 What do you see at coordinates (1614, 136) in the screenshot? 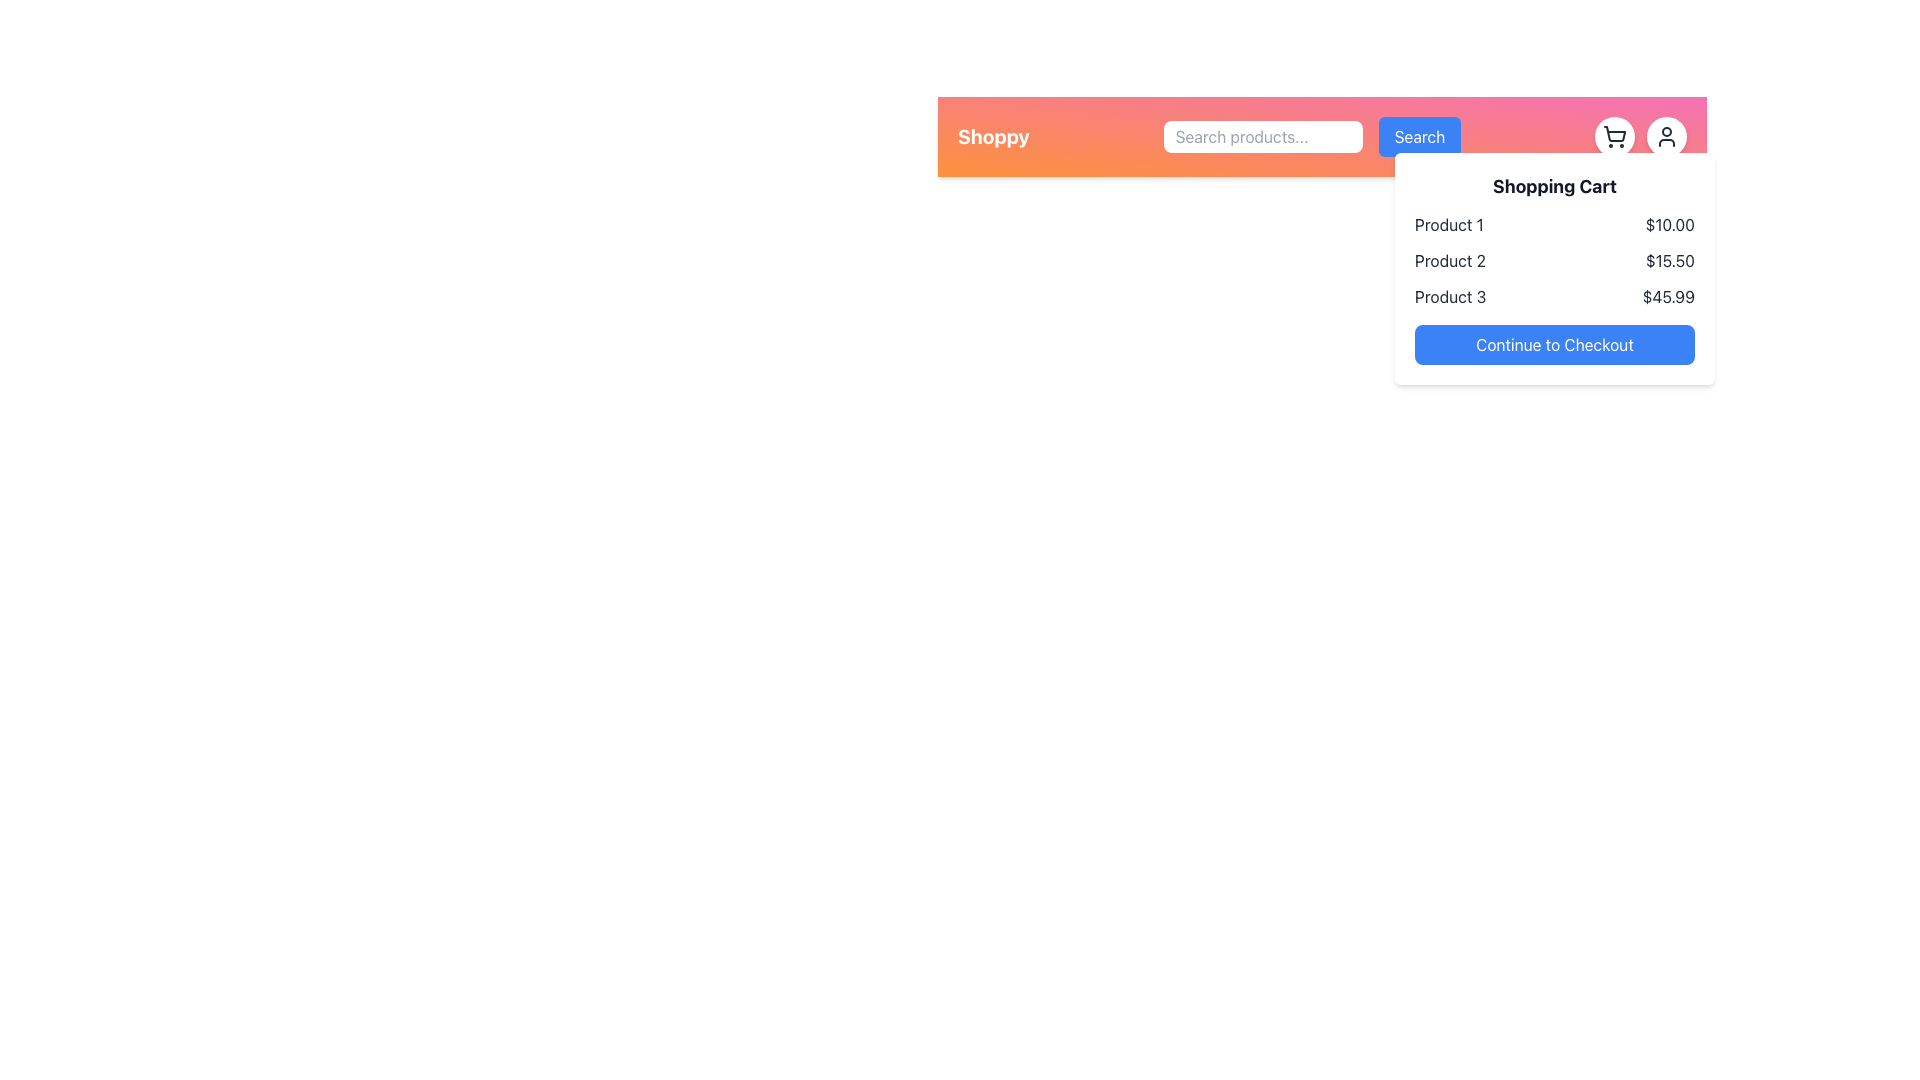
I see `the shopping cart icon button, which is styled in a modern monochrome design and located in the upper-right corner of the interface` at bounding box center [1614, 136].